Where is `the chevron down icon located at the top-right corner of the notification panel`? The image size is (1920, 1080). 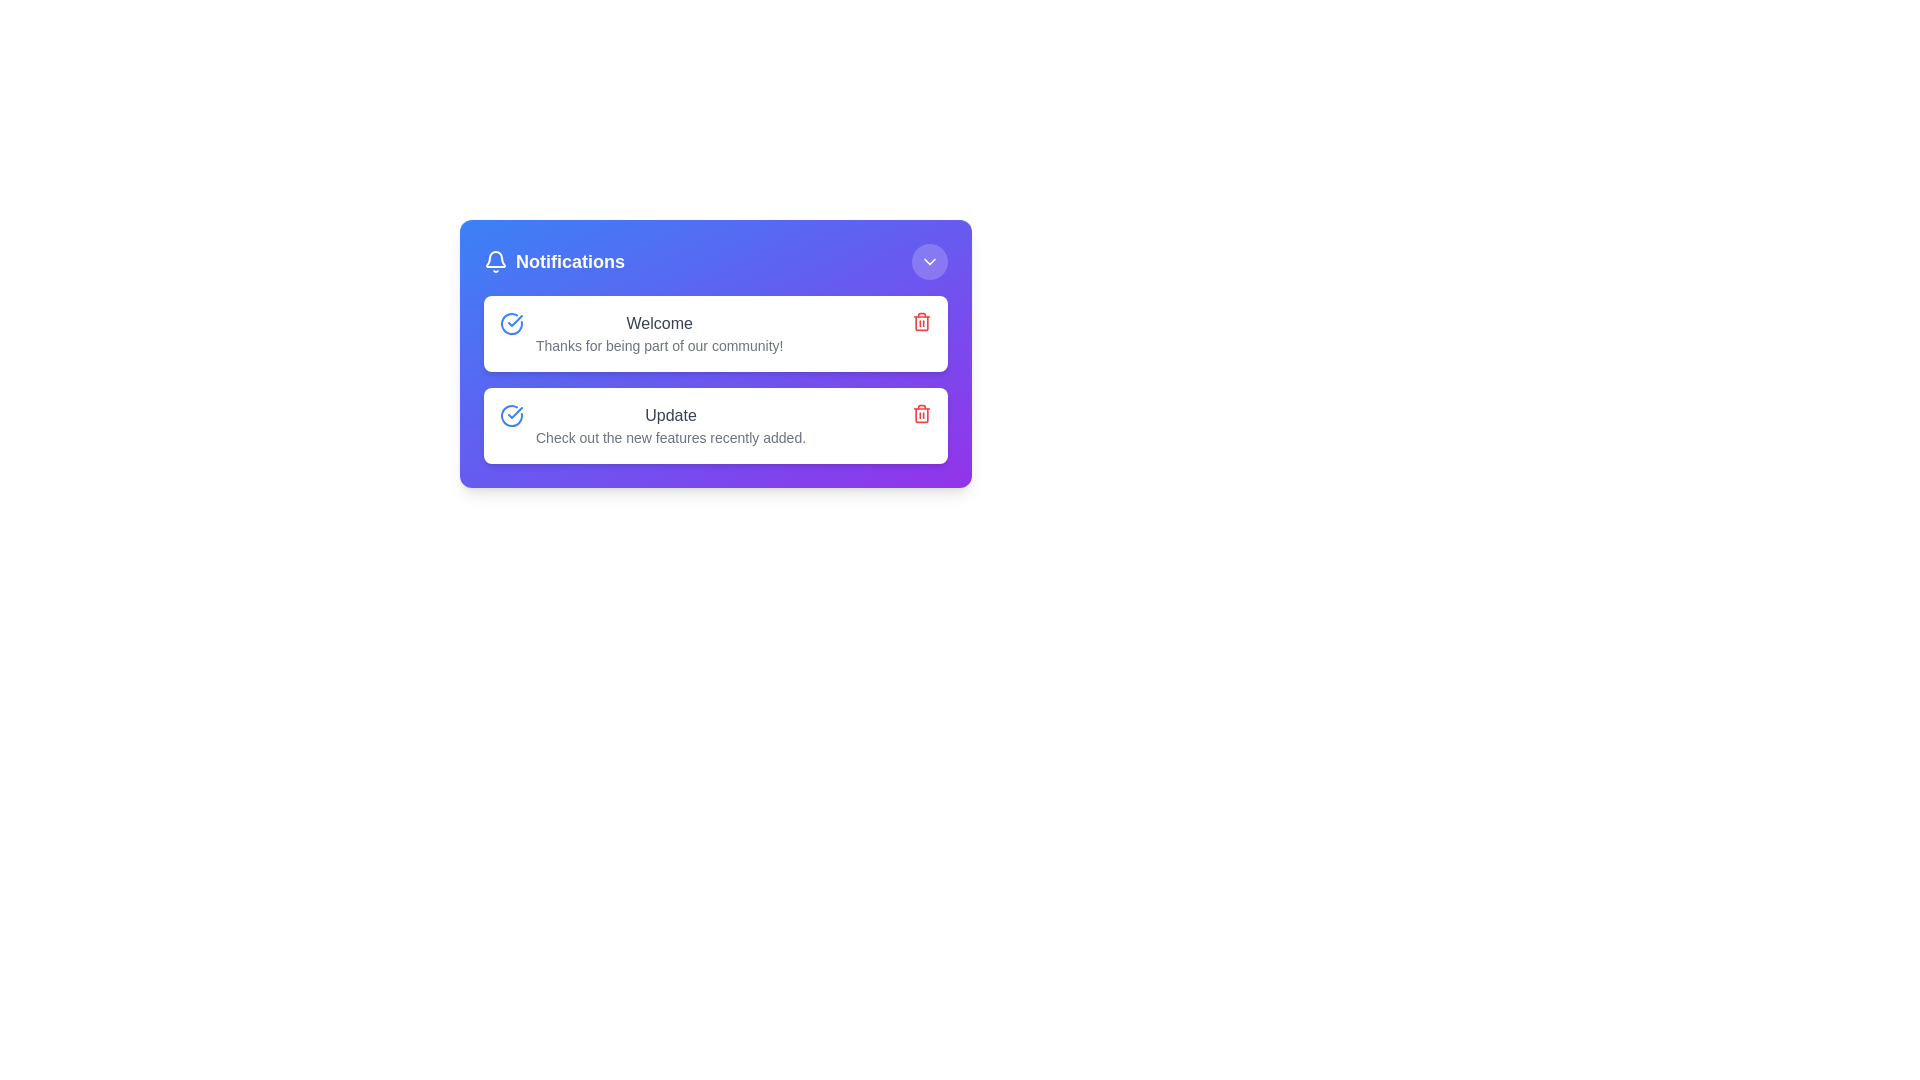
the chevron down icon located at the top-right corner of the notification panel is located at coordinates (929, 261).